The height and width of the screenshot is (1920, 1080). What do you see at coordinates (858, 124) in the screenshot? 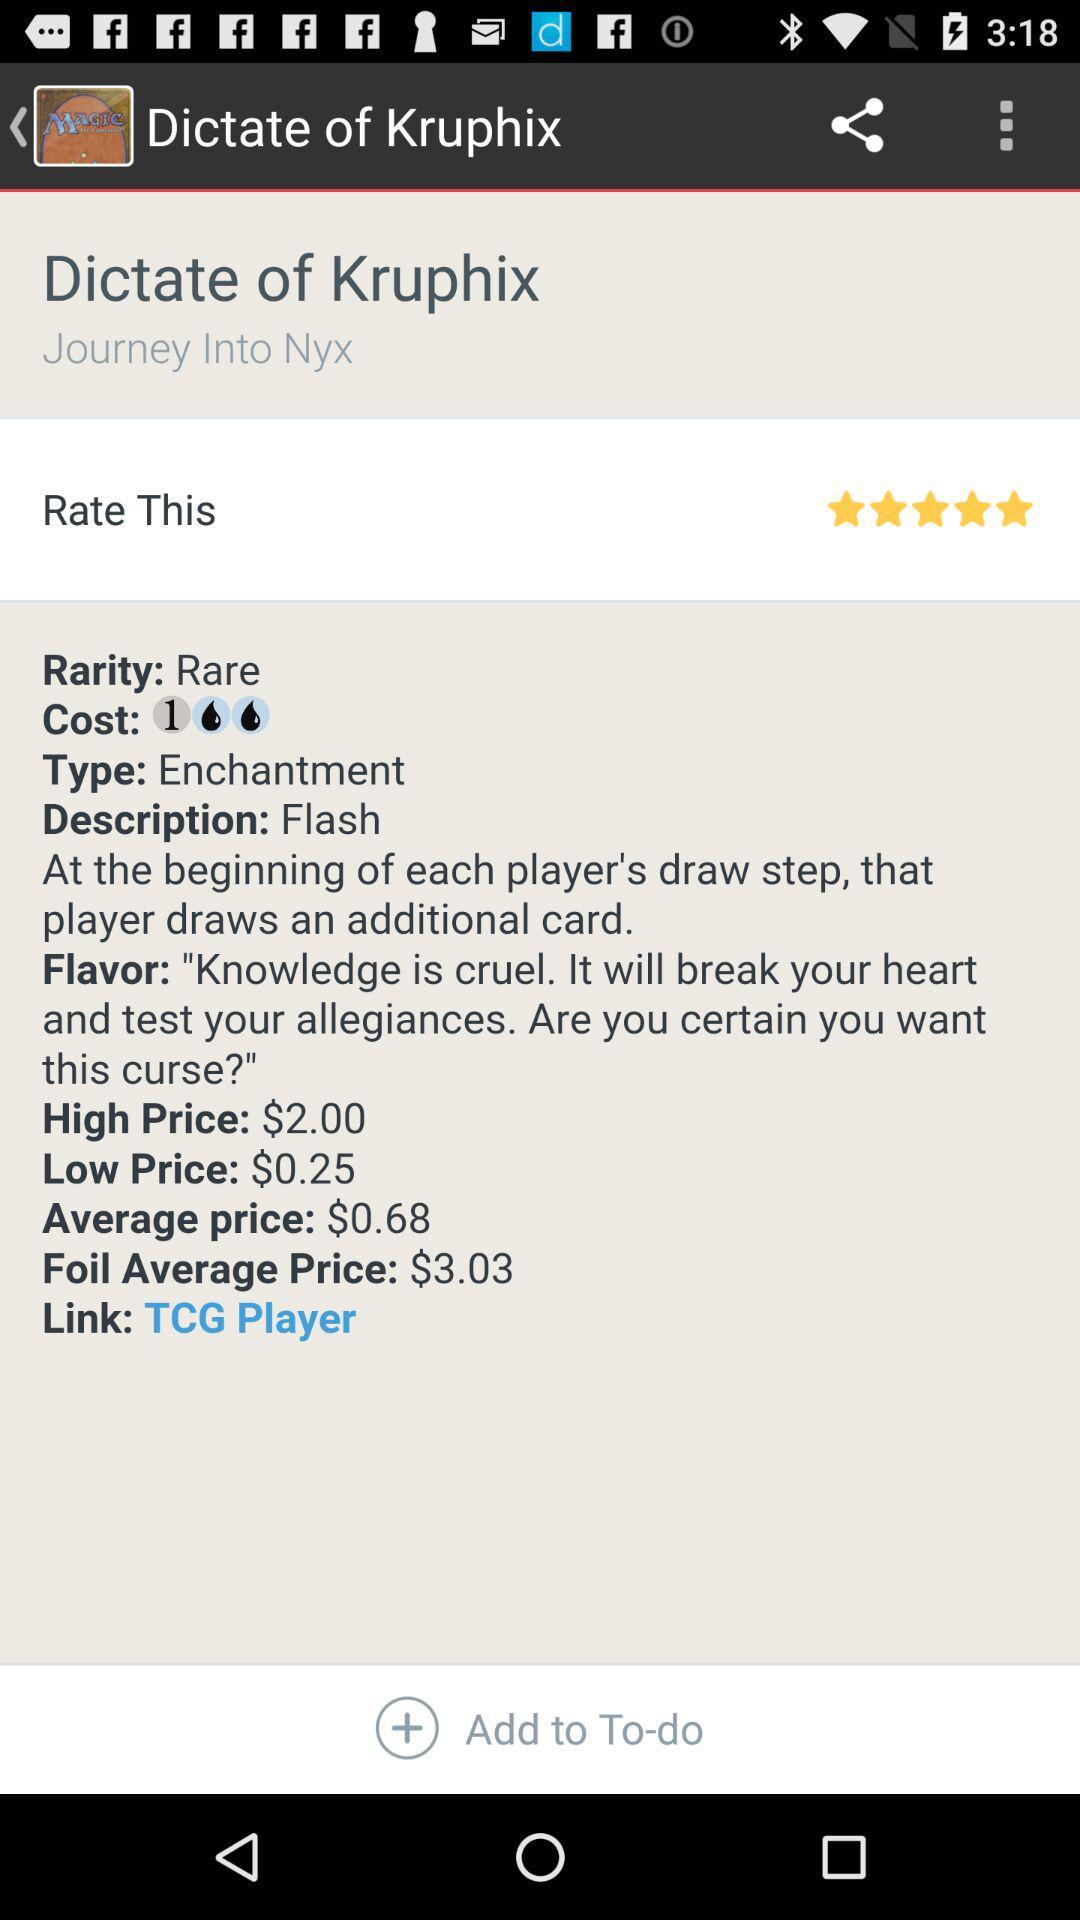
I see `icon to the right of the dictate of kruphix item` at bounding box center [858, 124].